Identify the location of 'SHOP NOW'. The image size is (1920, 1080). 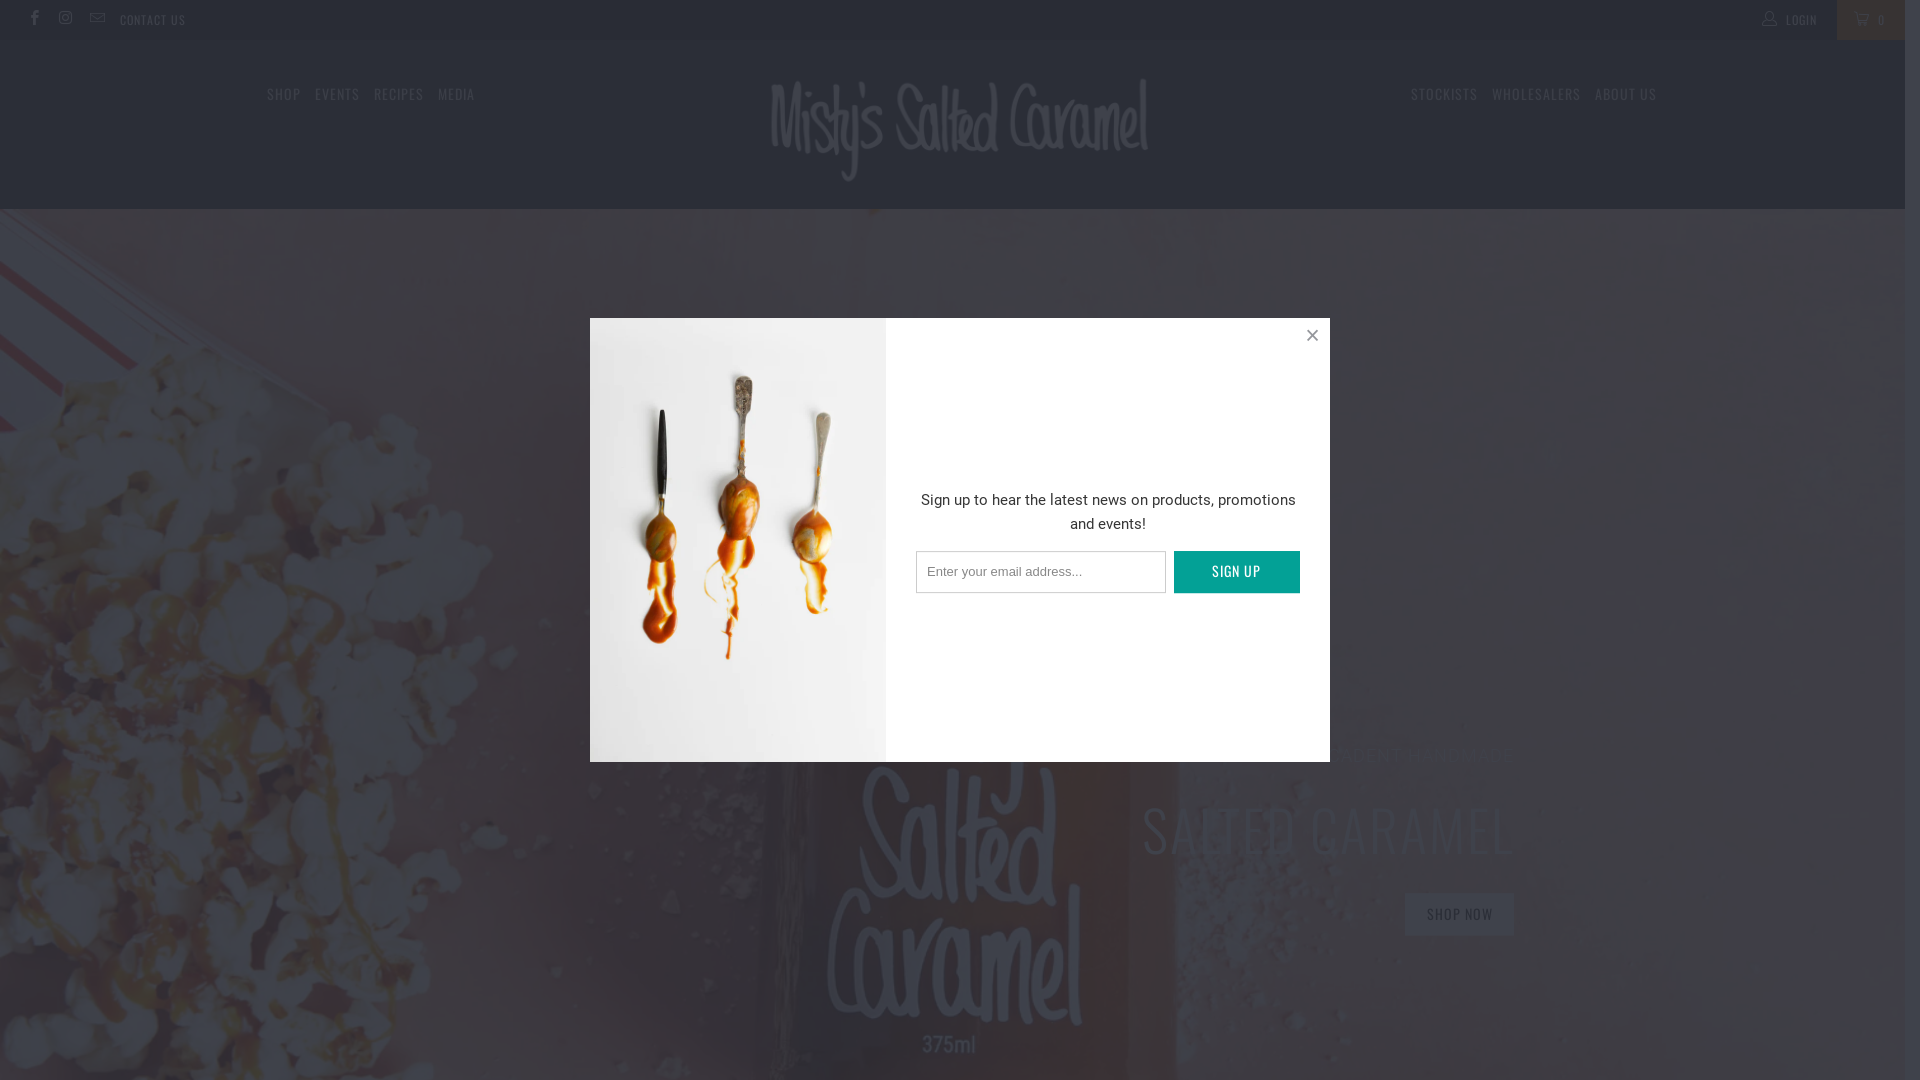
(1459, 914).